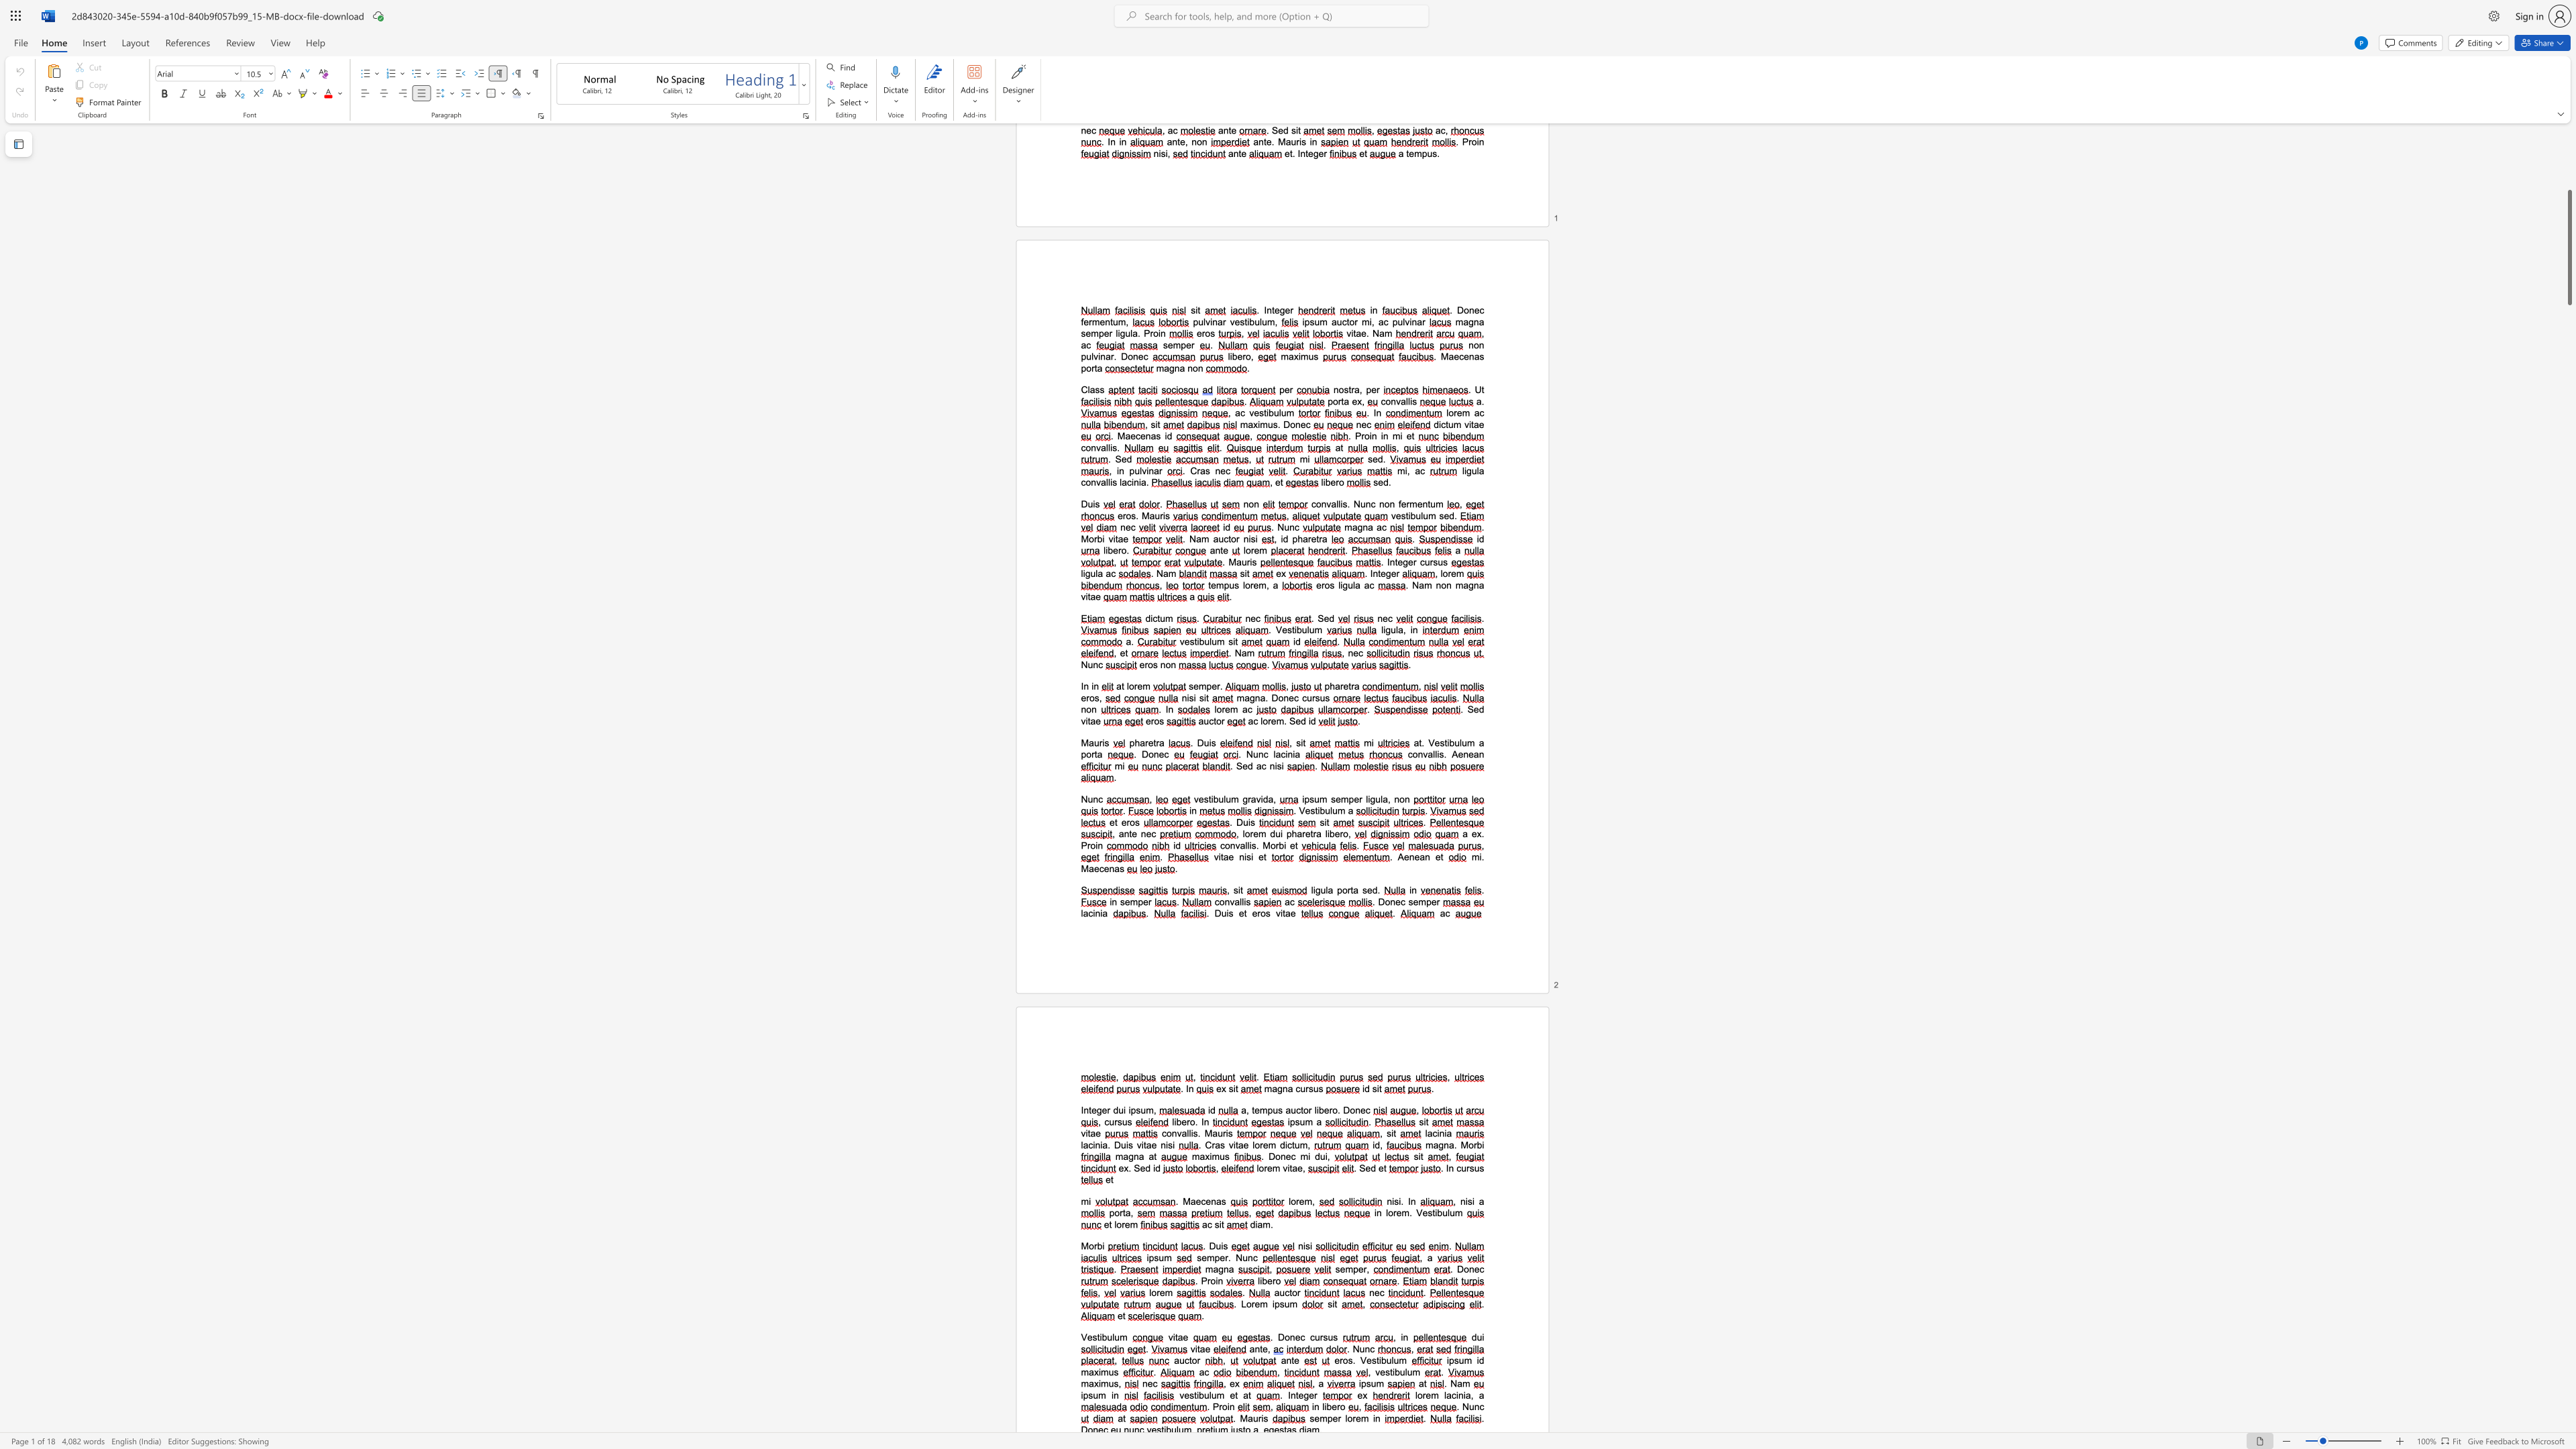  Describe the element at coordinates (1350, 1417) in the screenshot. I see `the space between the continuous character "o" and "r" in the text` at that location.